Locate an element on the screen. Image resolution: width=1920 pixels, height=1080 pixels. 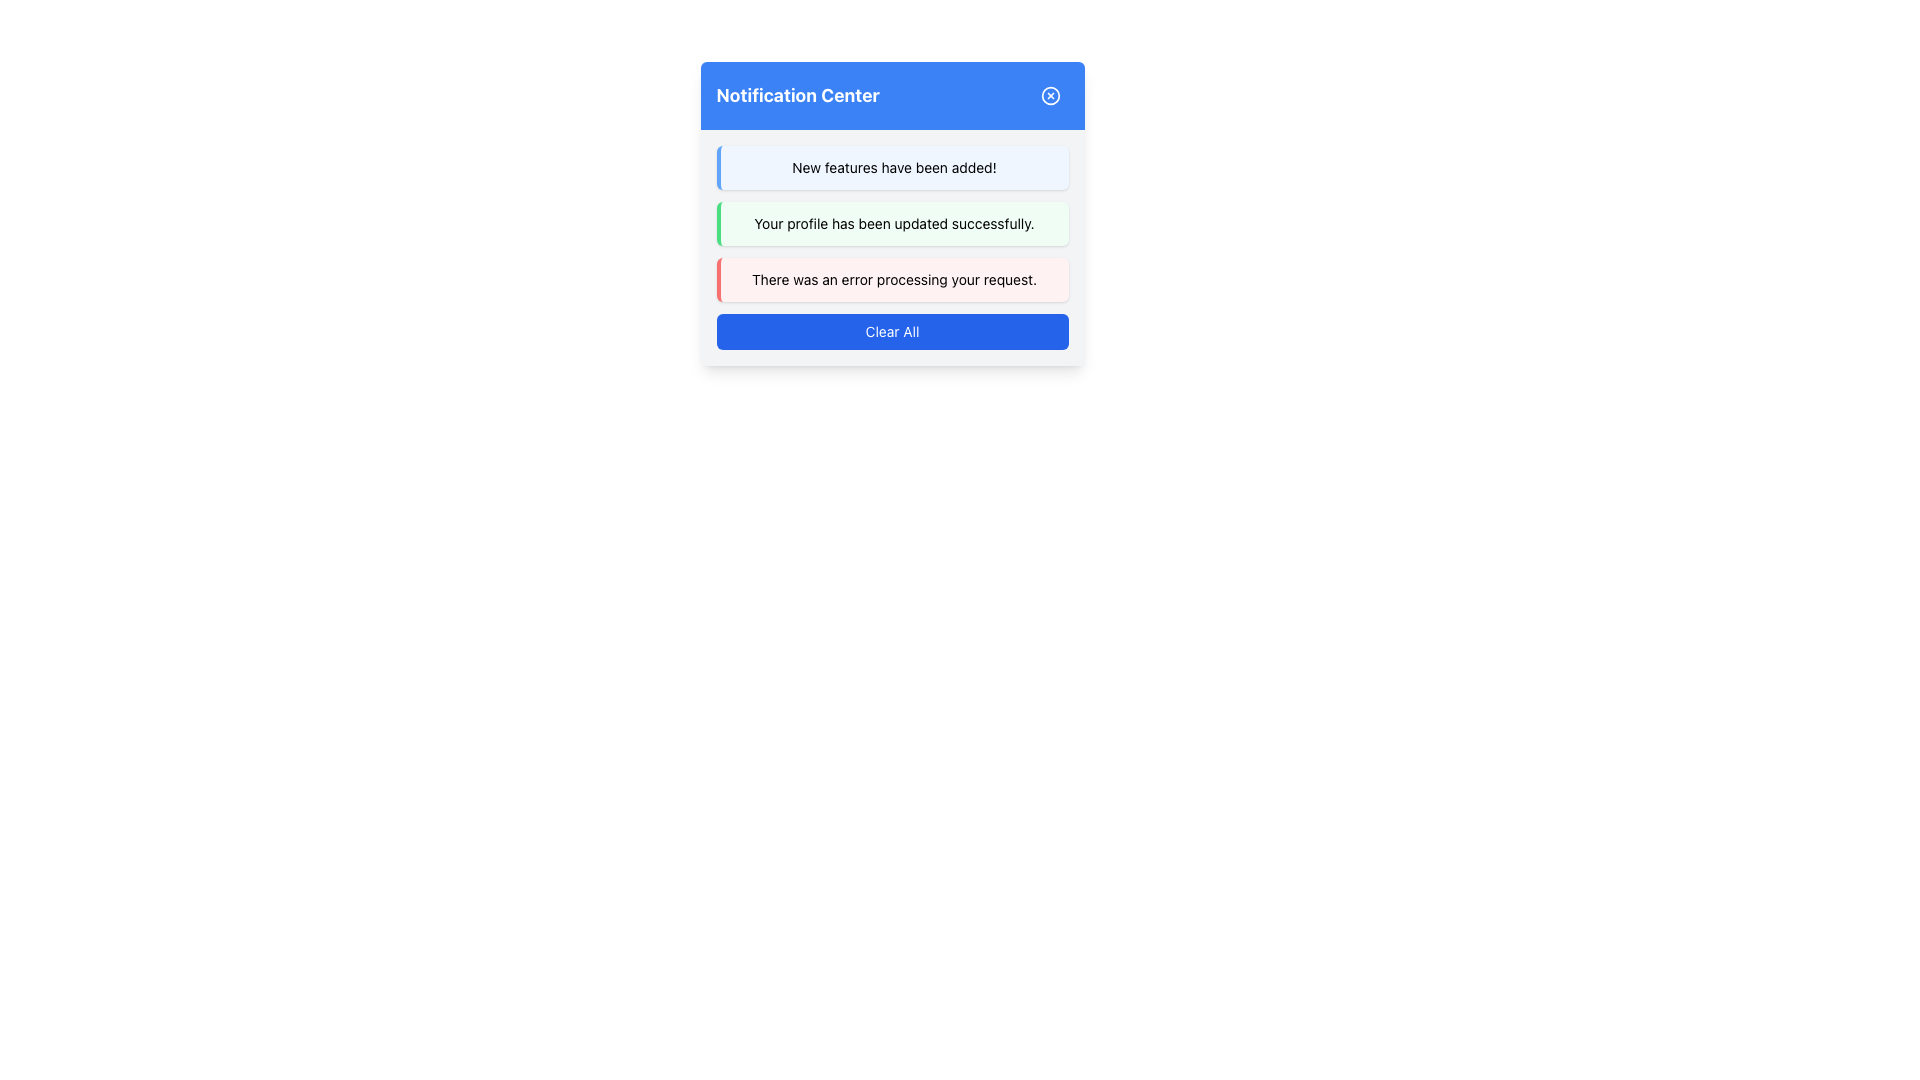
the notification message 'Your profile has been updated successfully.' located in the Notification Center, which indicates a successful update with a green background is located at coordinates (893, 223).